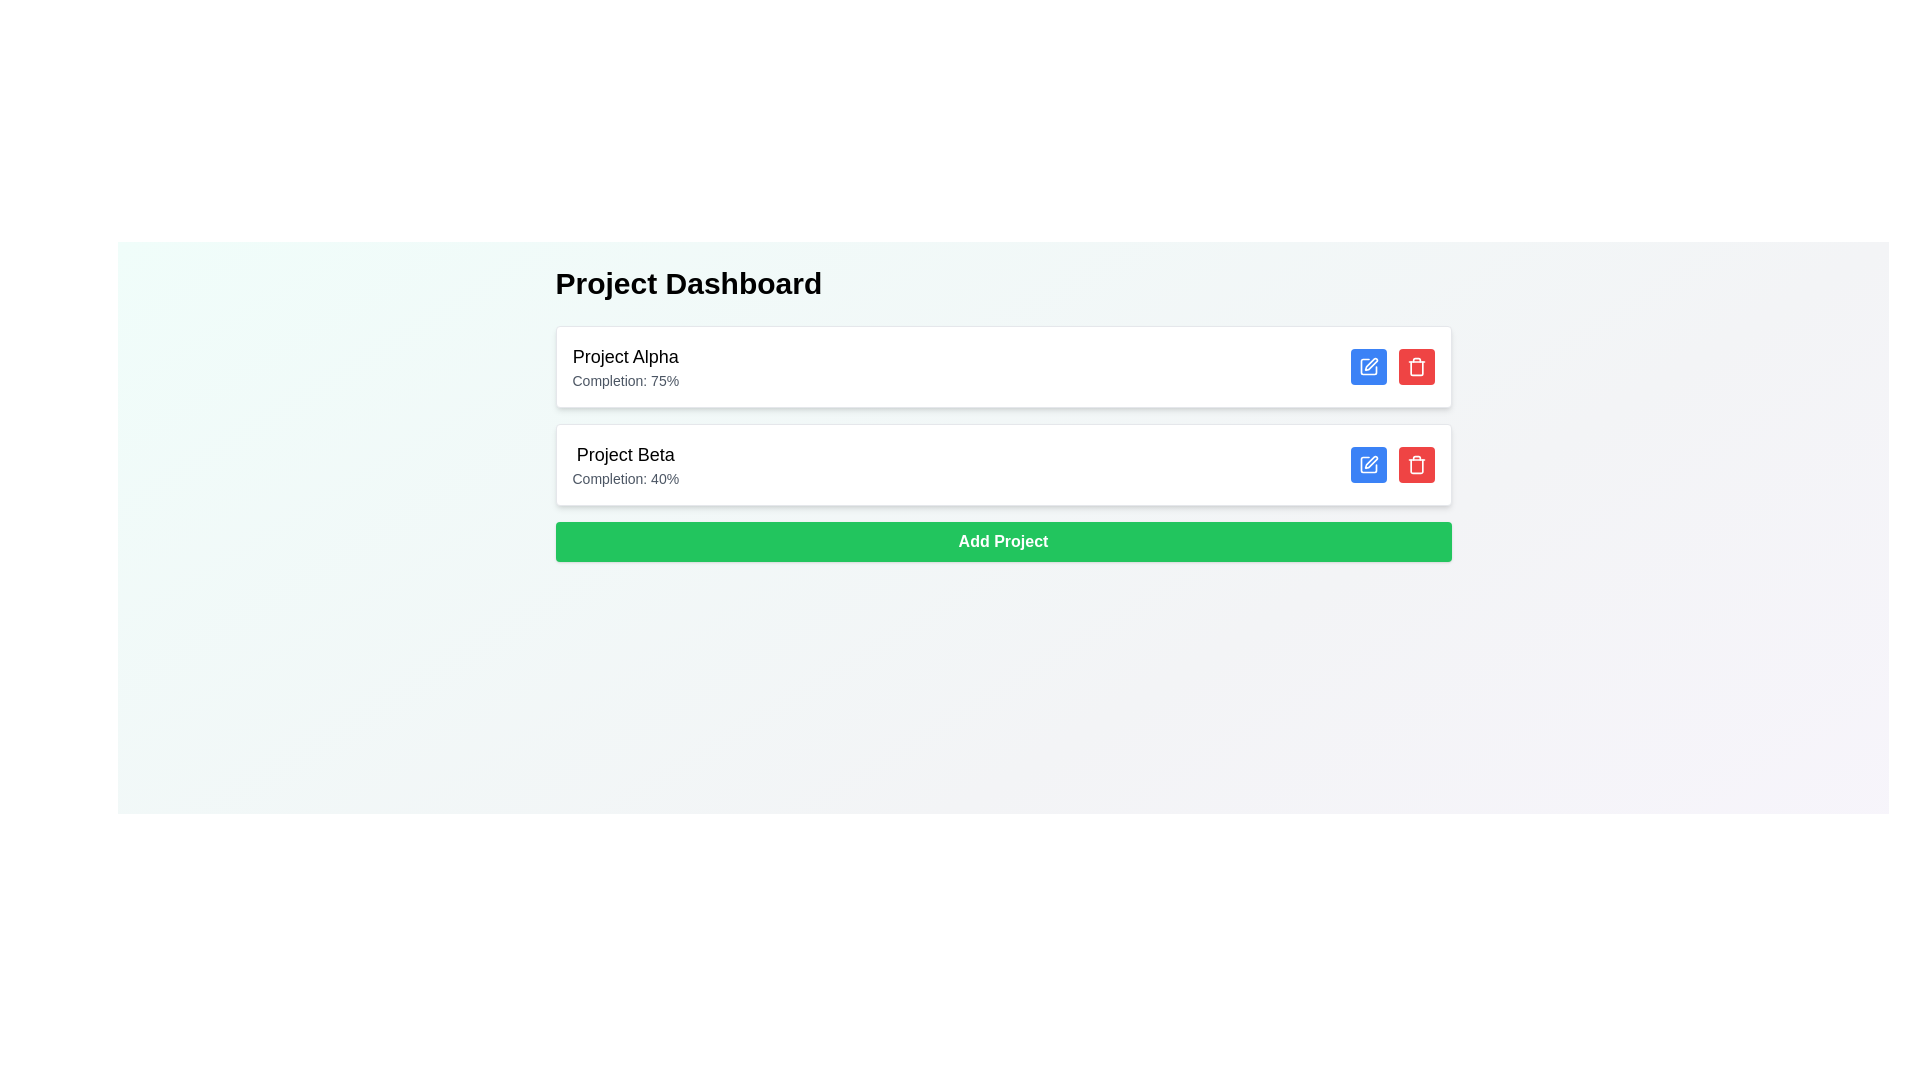  I want to click on the pen icon button located within a blue circular background to initiate editing of the associated project labeled 'Project Beta', so click(1367, 465).